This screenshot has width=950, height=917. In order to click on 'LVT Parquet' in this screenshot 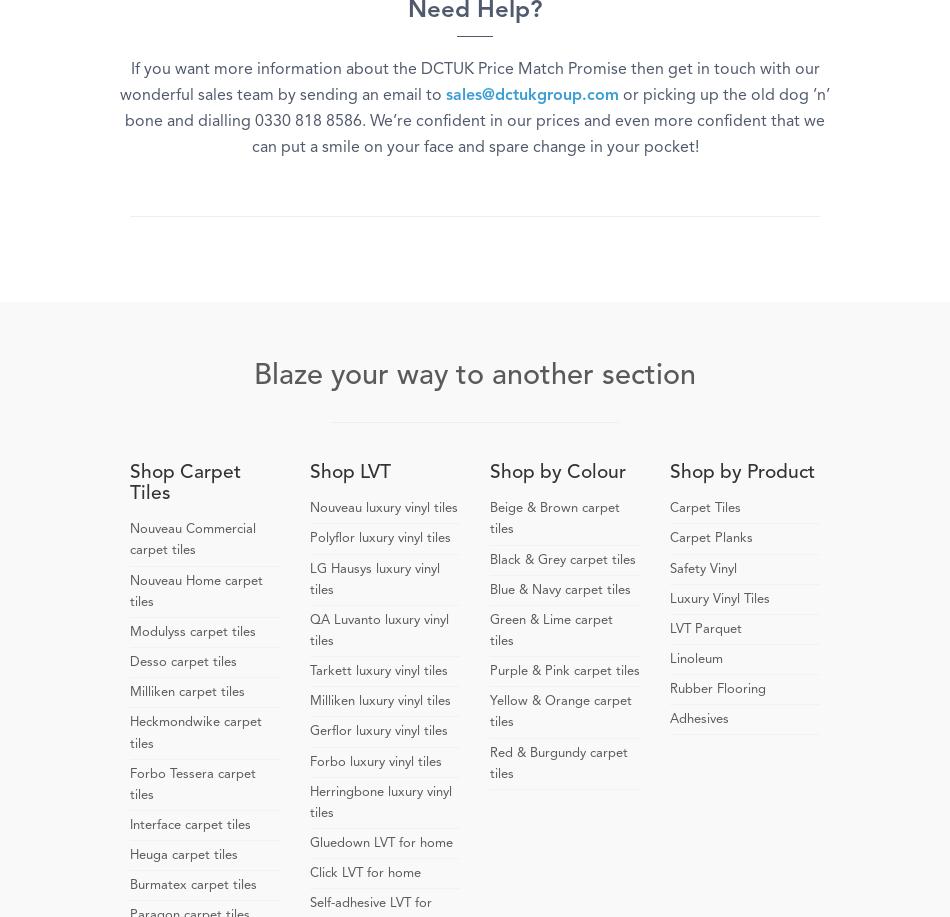, I will do `click(670, 627)`.